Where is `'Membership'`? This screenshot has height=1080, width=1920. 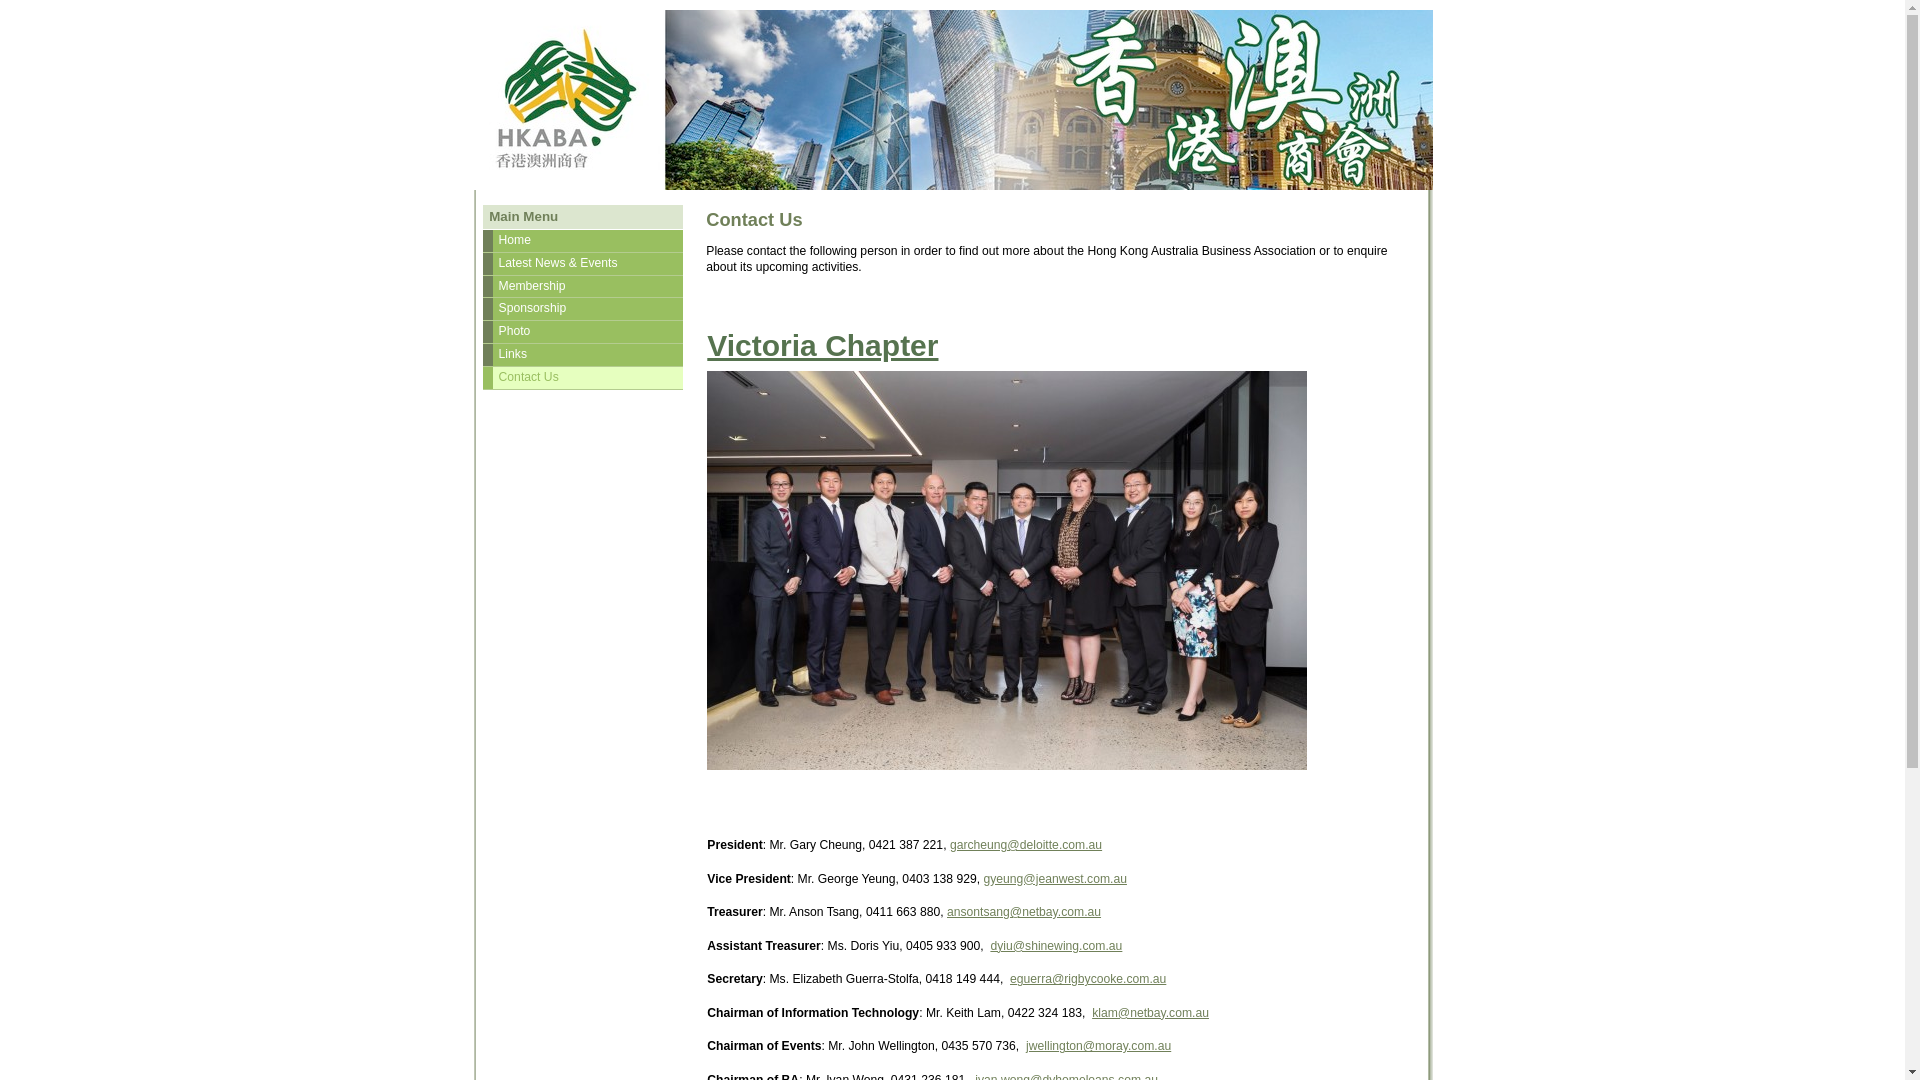 'Membership' is located at coordinates (581, 286).